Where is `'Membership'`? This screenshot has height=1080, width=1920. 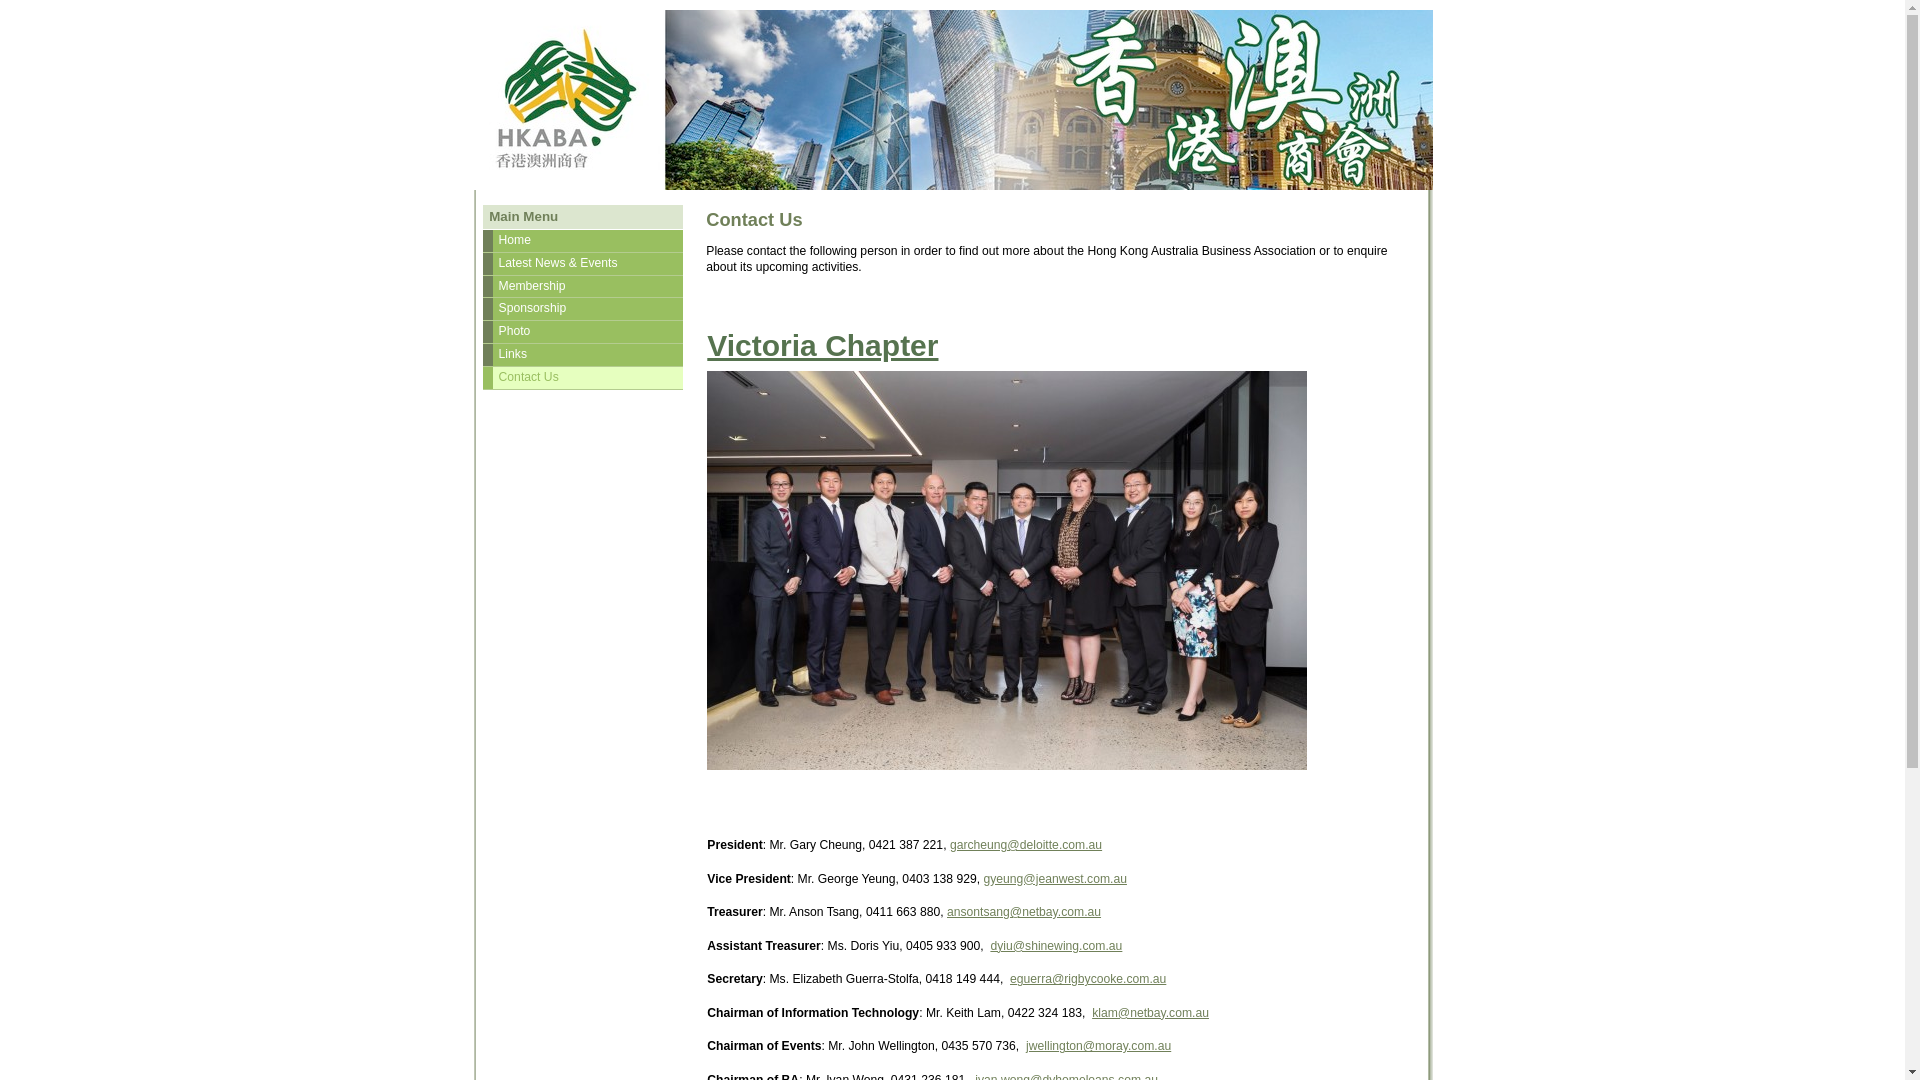 'Membership' is located at coordinates (581, 286).